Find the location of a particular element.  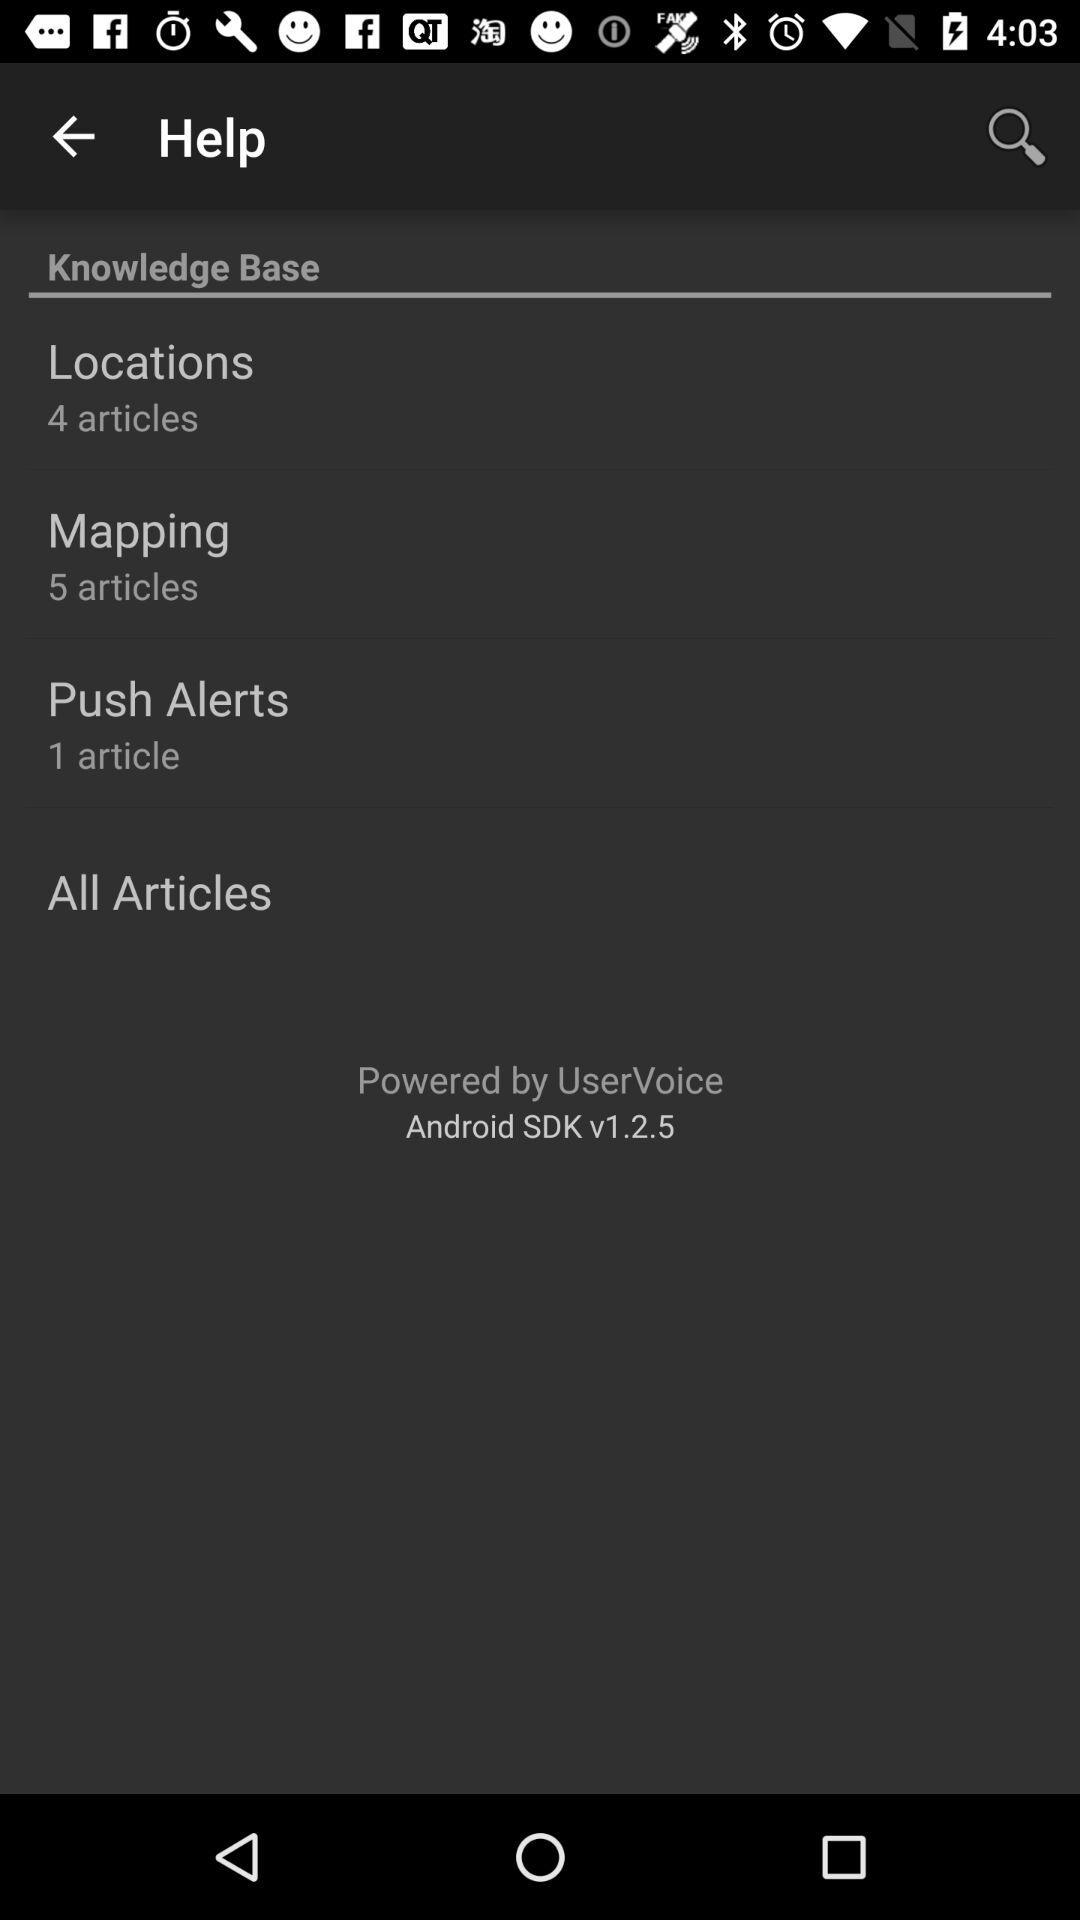

the 1 article icon is located at coordinates (113, 753).